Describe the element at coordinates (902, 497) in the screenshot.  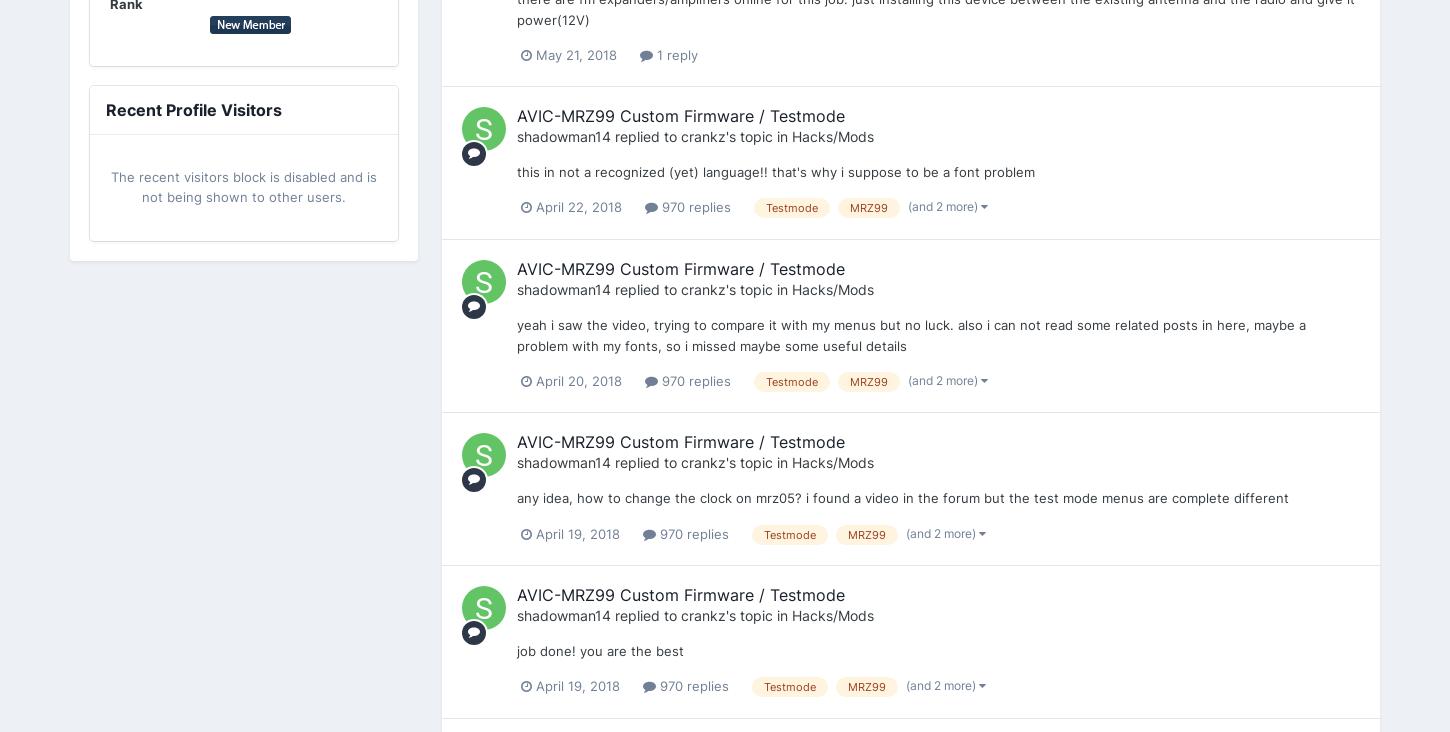
I see `'any idea, how to change the clock on mrz05? i found a video in the forum but the test mode menus are complete different'` at that location.